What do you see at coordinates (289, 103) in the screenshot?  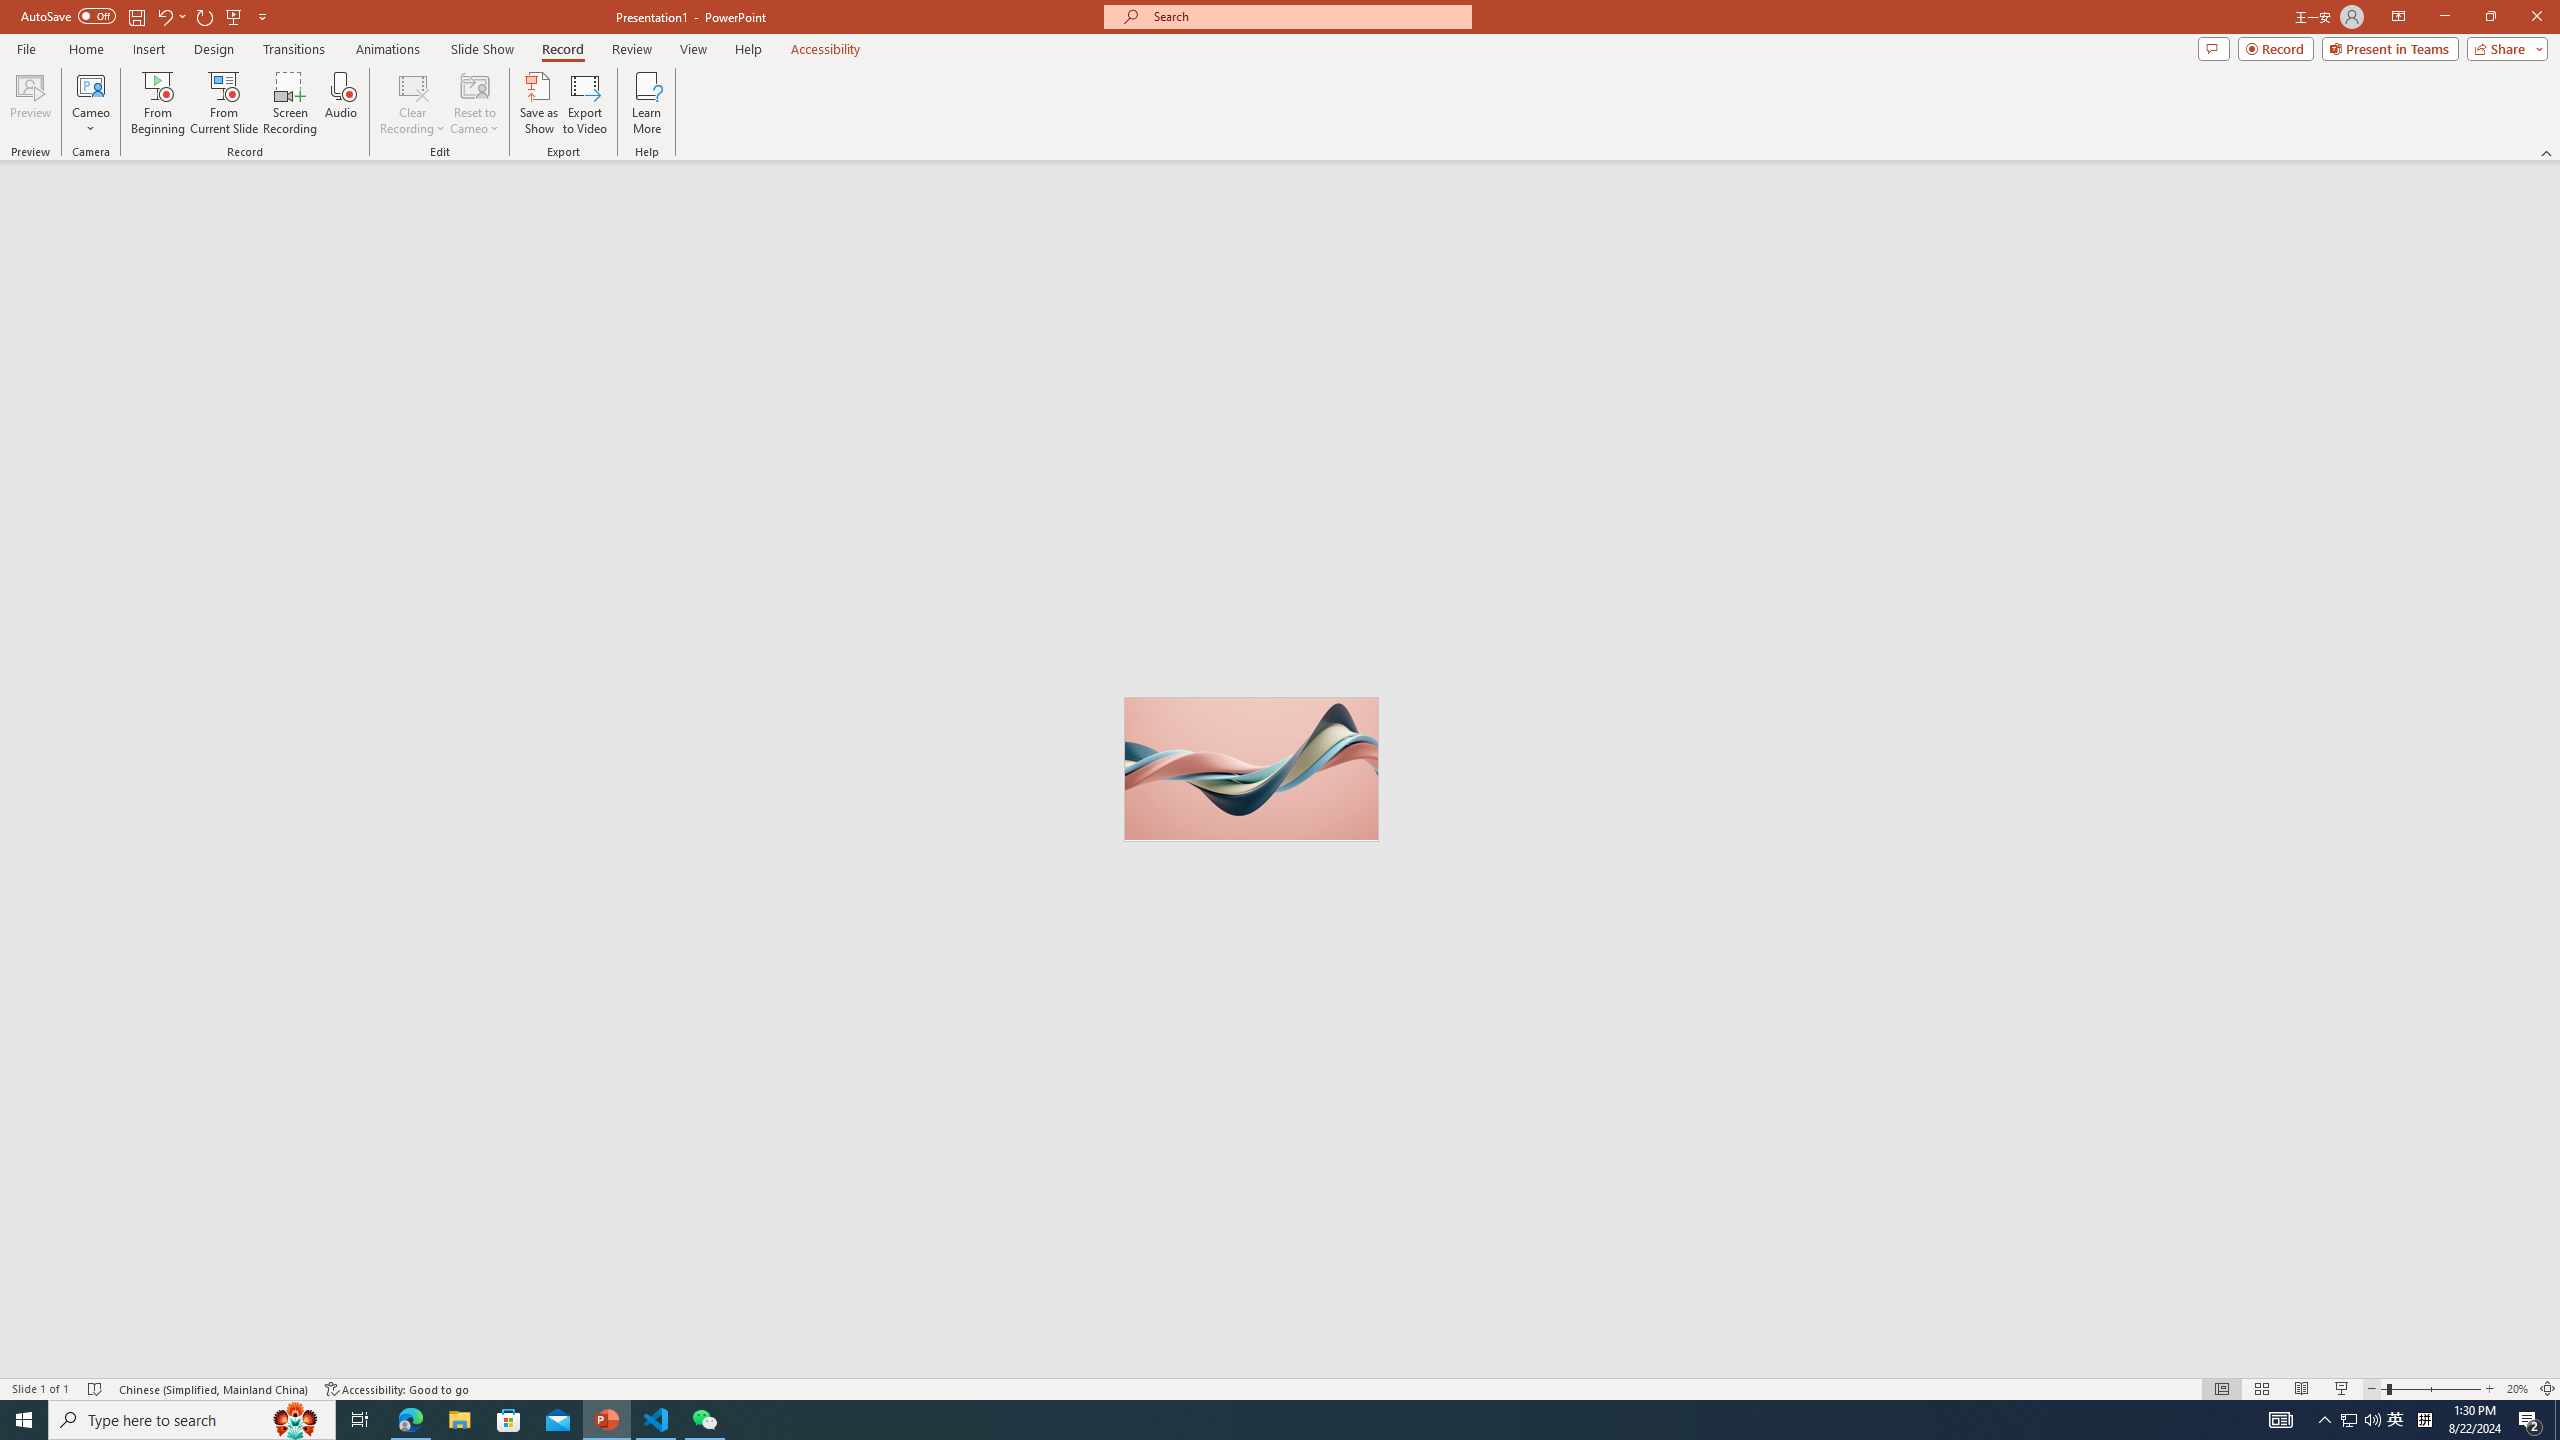 I see `'Screen Recording'` at bounding box center [289, 103].